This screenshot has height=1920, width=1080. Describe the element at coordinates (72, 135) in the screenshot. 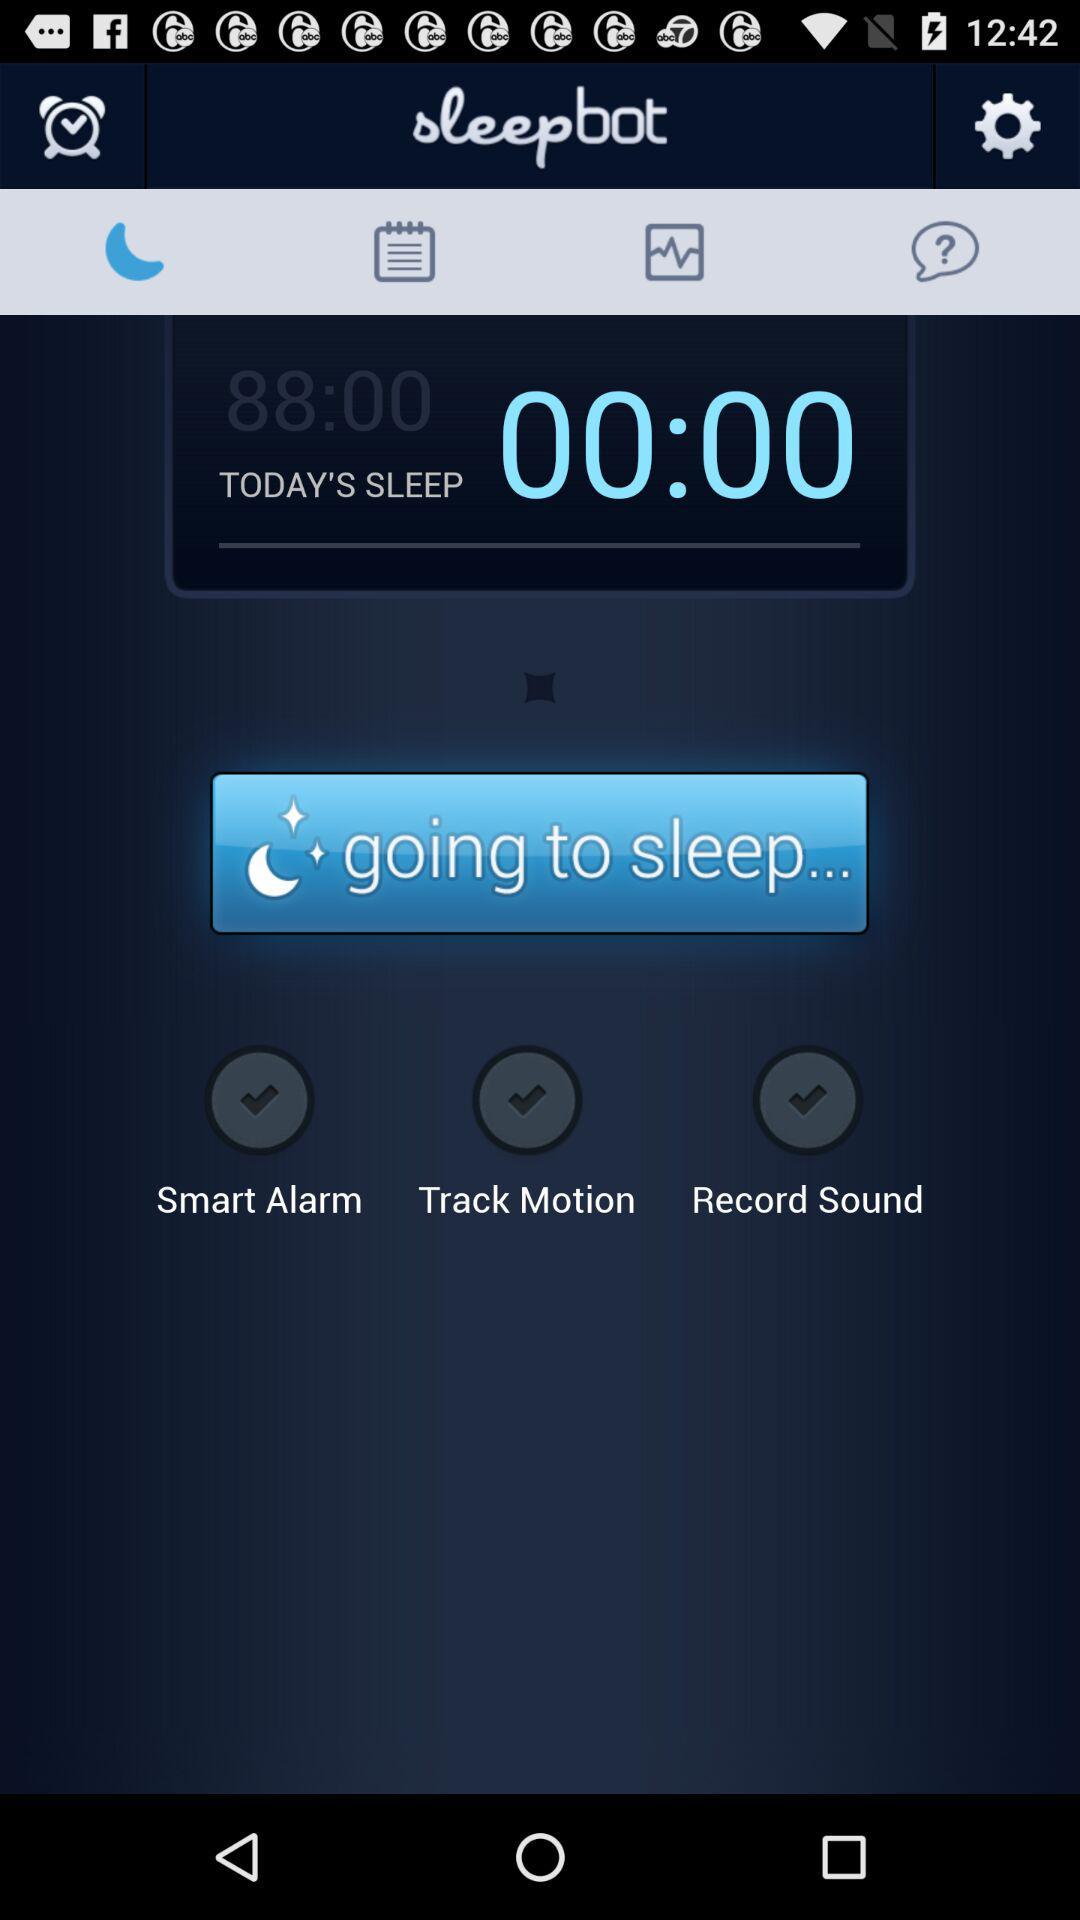

I see `the time icon` at that location.